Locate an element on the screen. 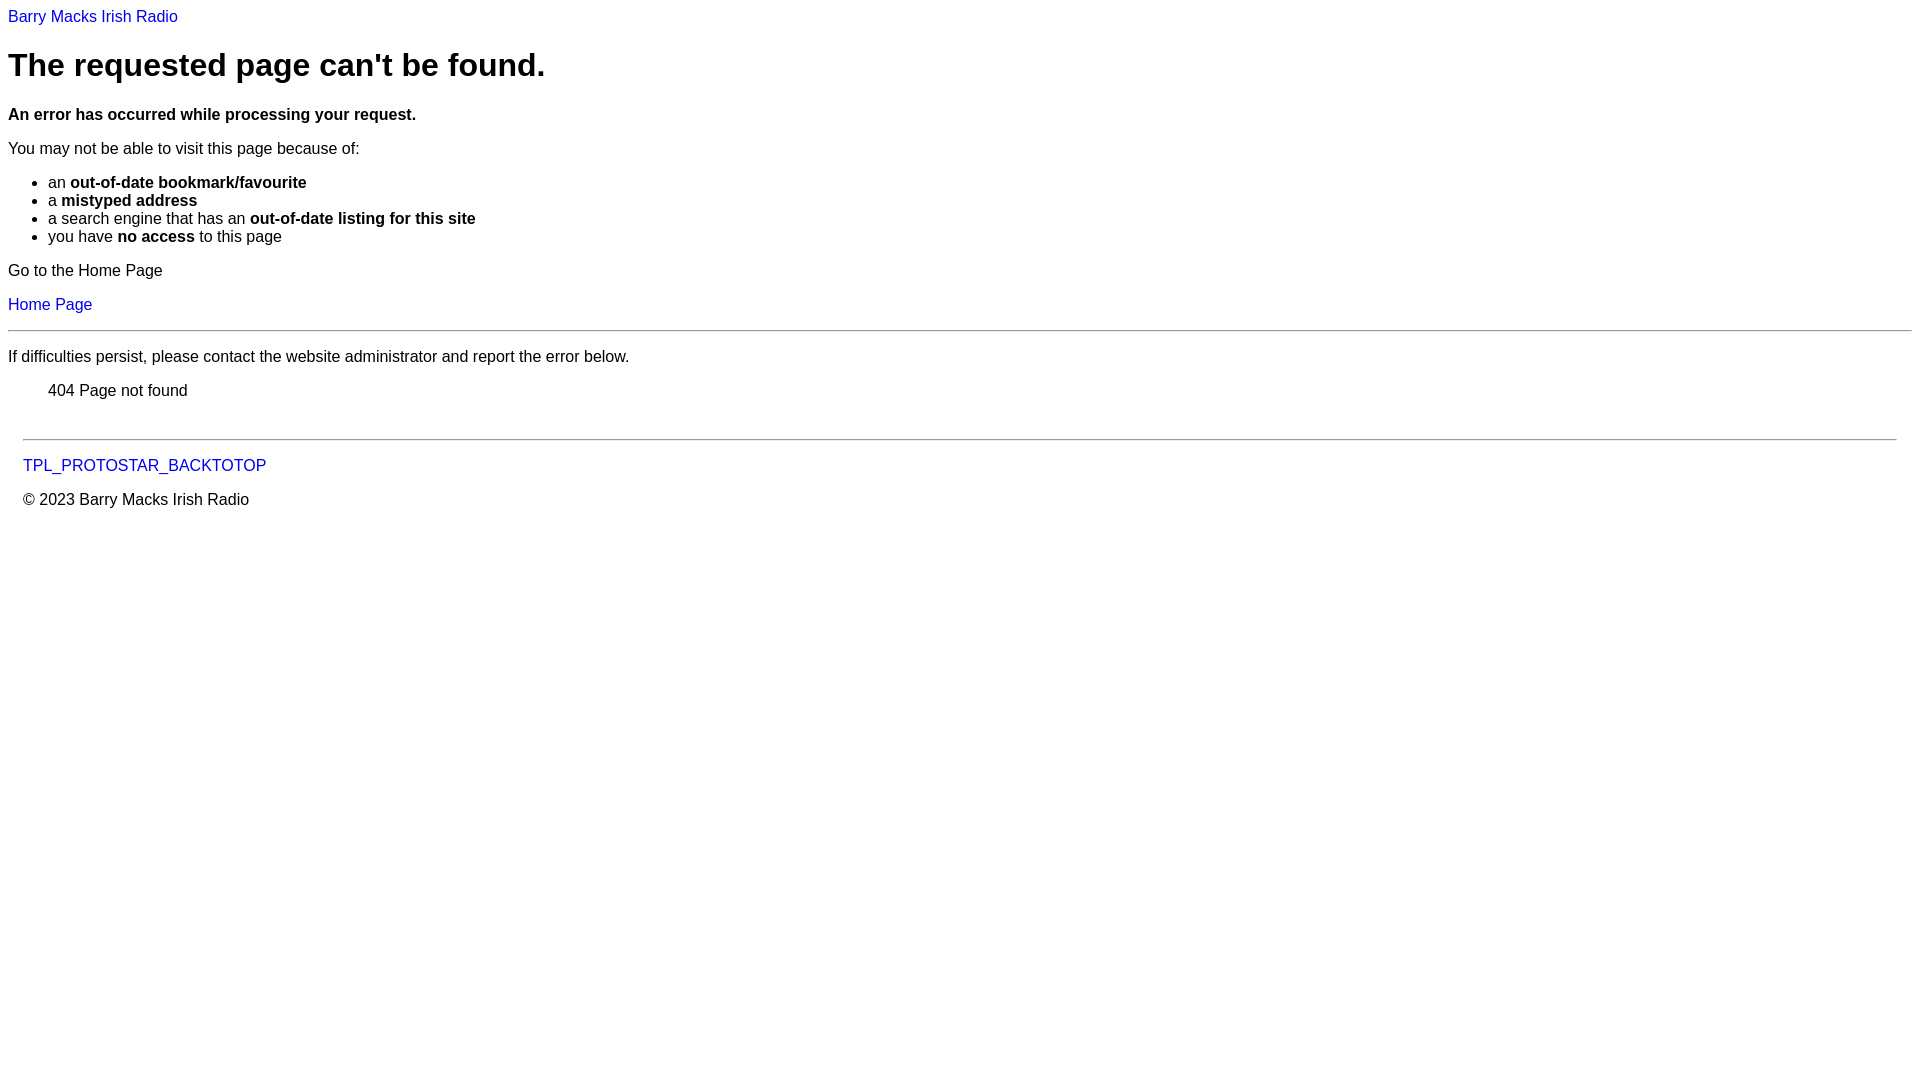  'Home Page' is located at coordinates (50, 304).